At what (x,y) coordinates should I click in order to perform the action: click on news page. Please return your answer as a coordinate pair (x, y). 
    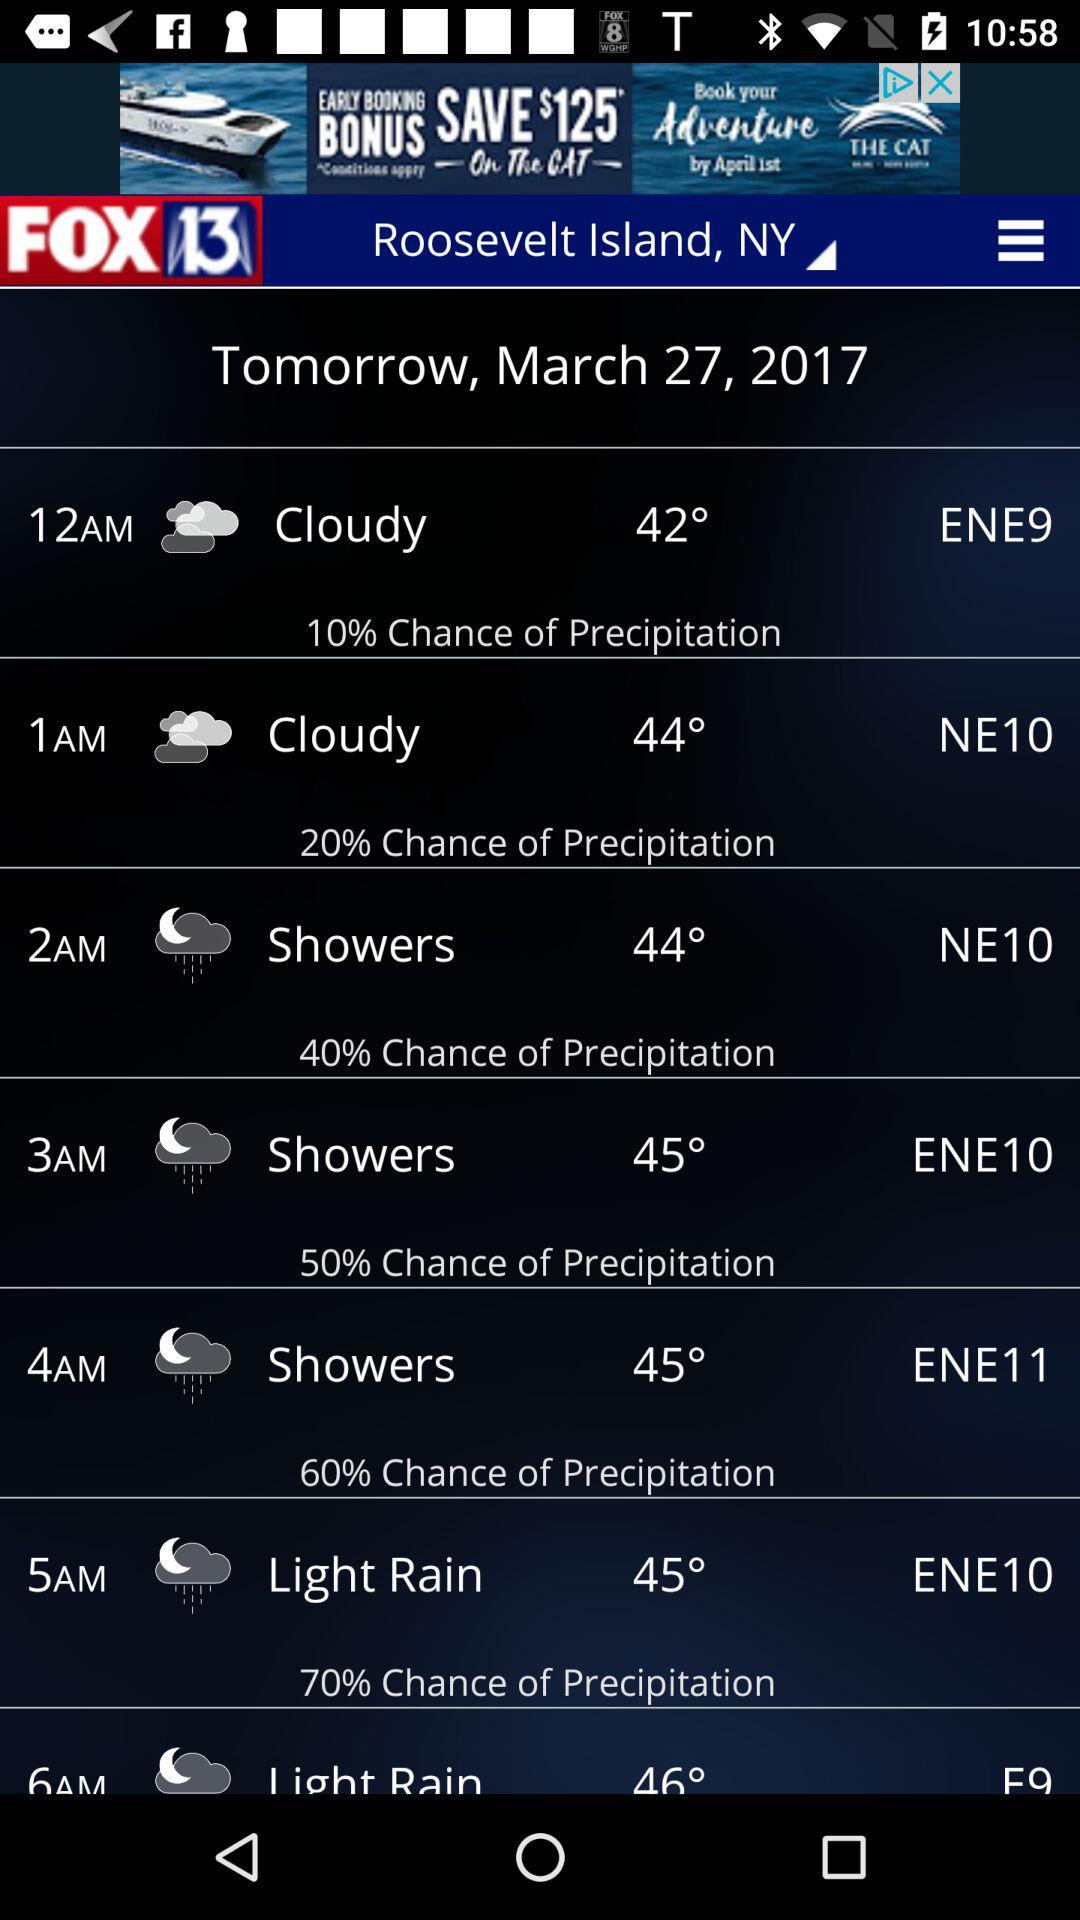
    Looking at the image, I should click on (131, 240).